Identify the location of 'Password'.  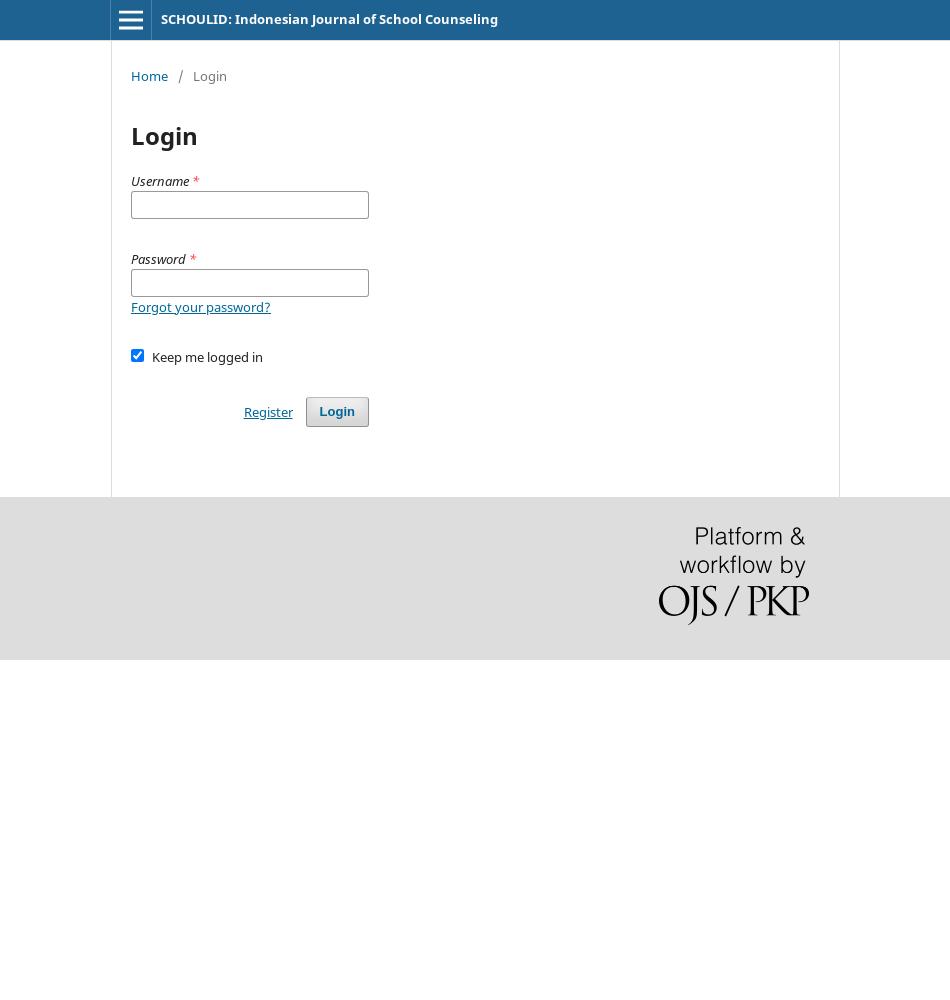
(159, 259).